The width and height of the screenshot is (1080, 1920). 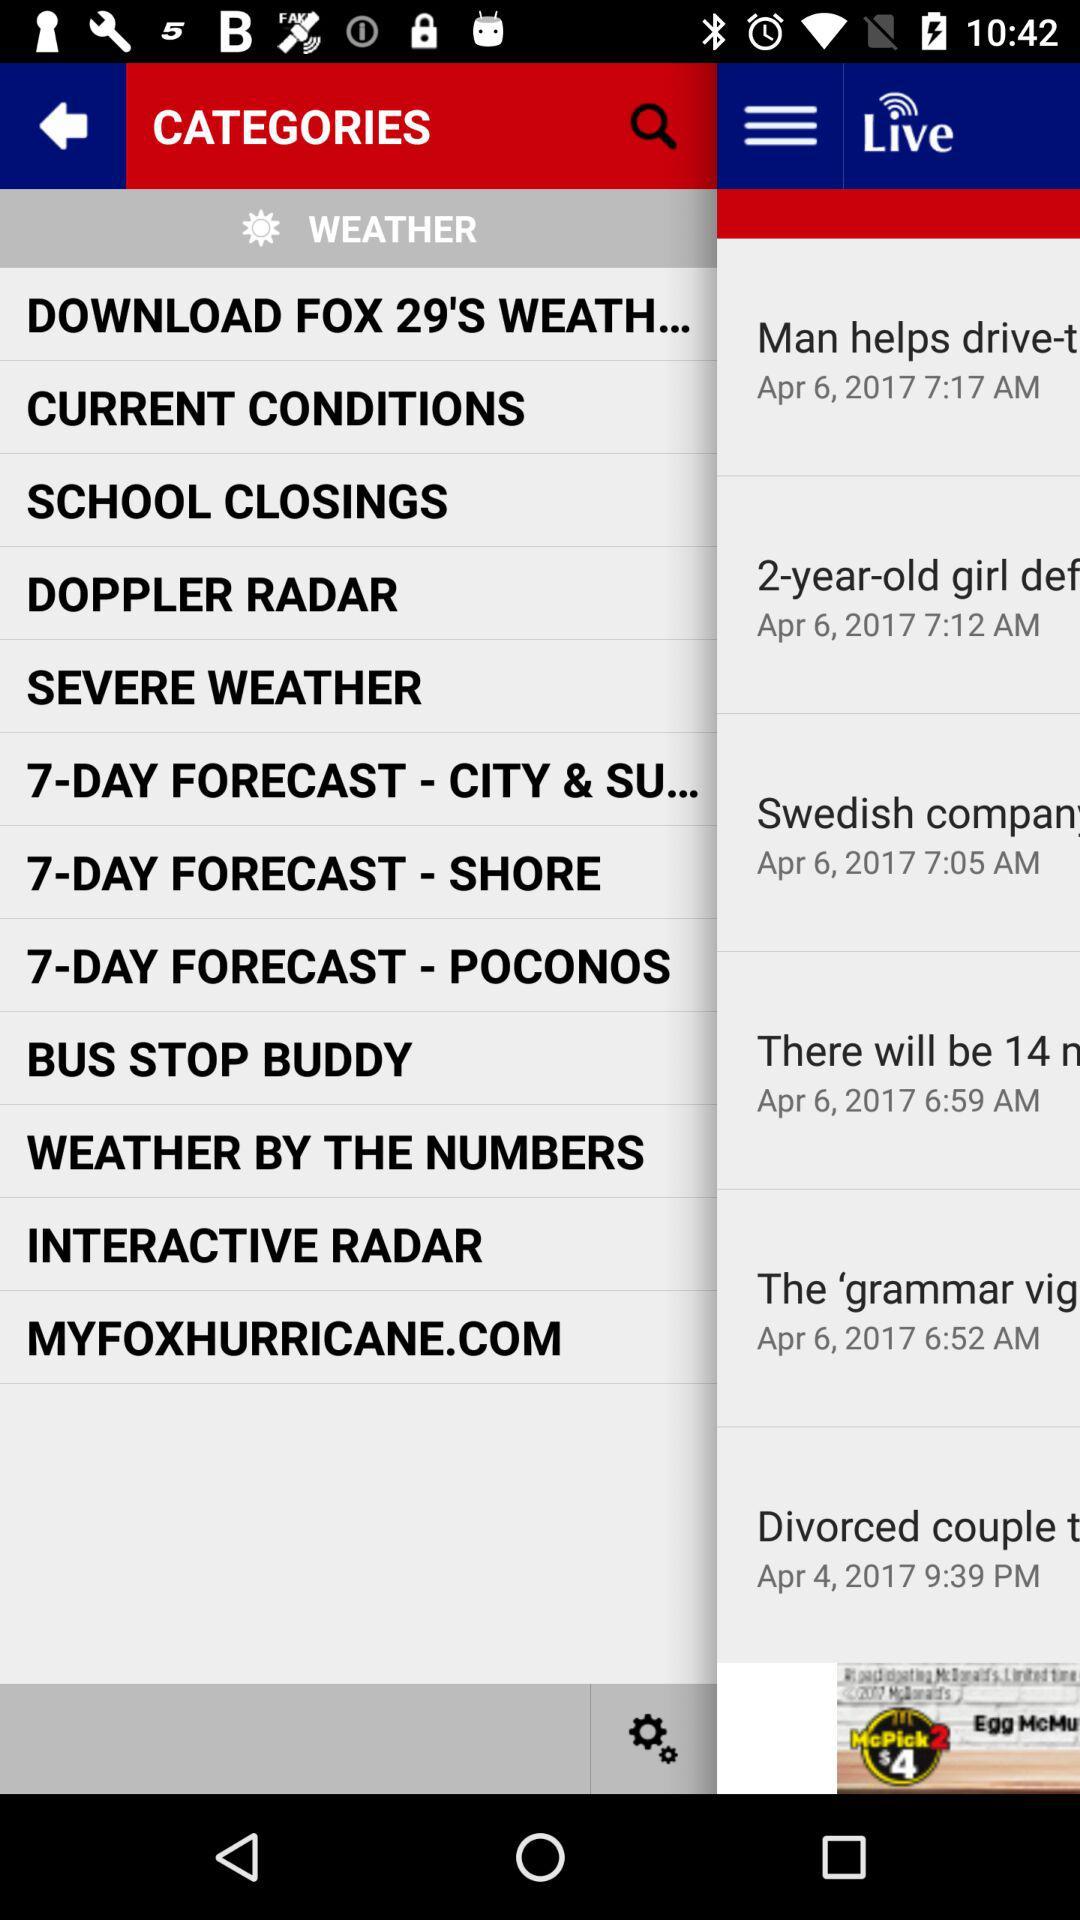 What do you see at coordinates (334, 1150) in the screenshot?
I see `icon below bus stop buddy` at bounding box center [334, 1150].